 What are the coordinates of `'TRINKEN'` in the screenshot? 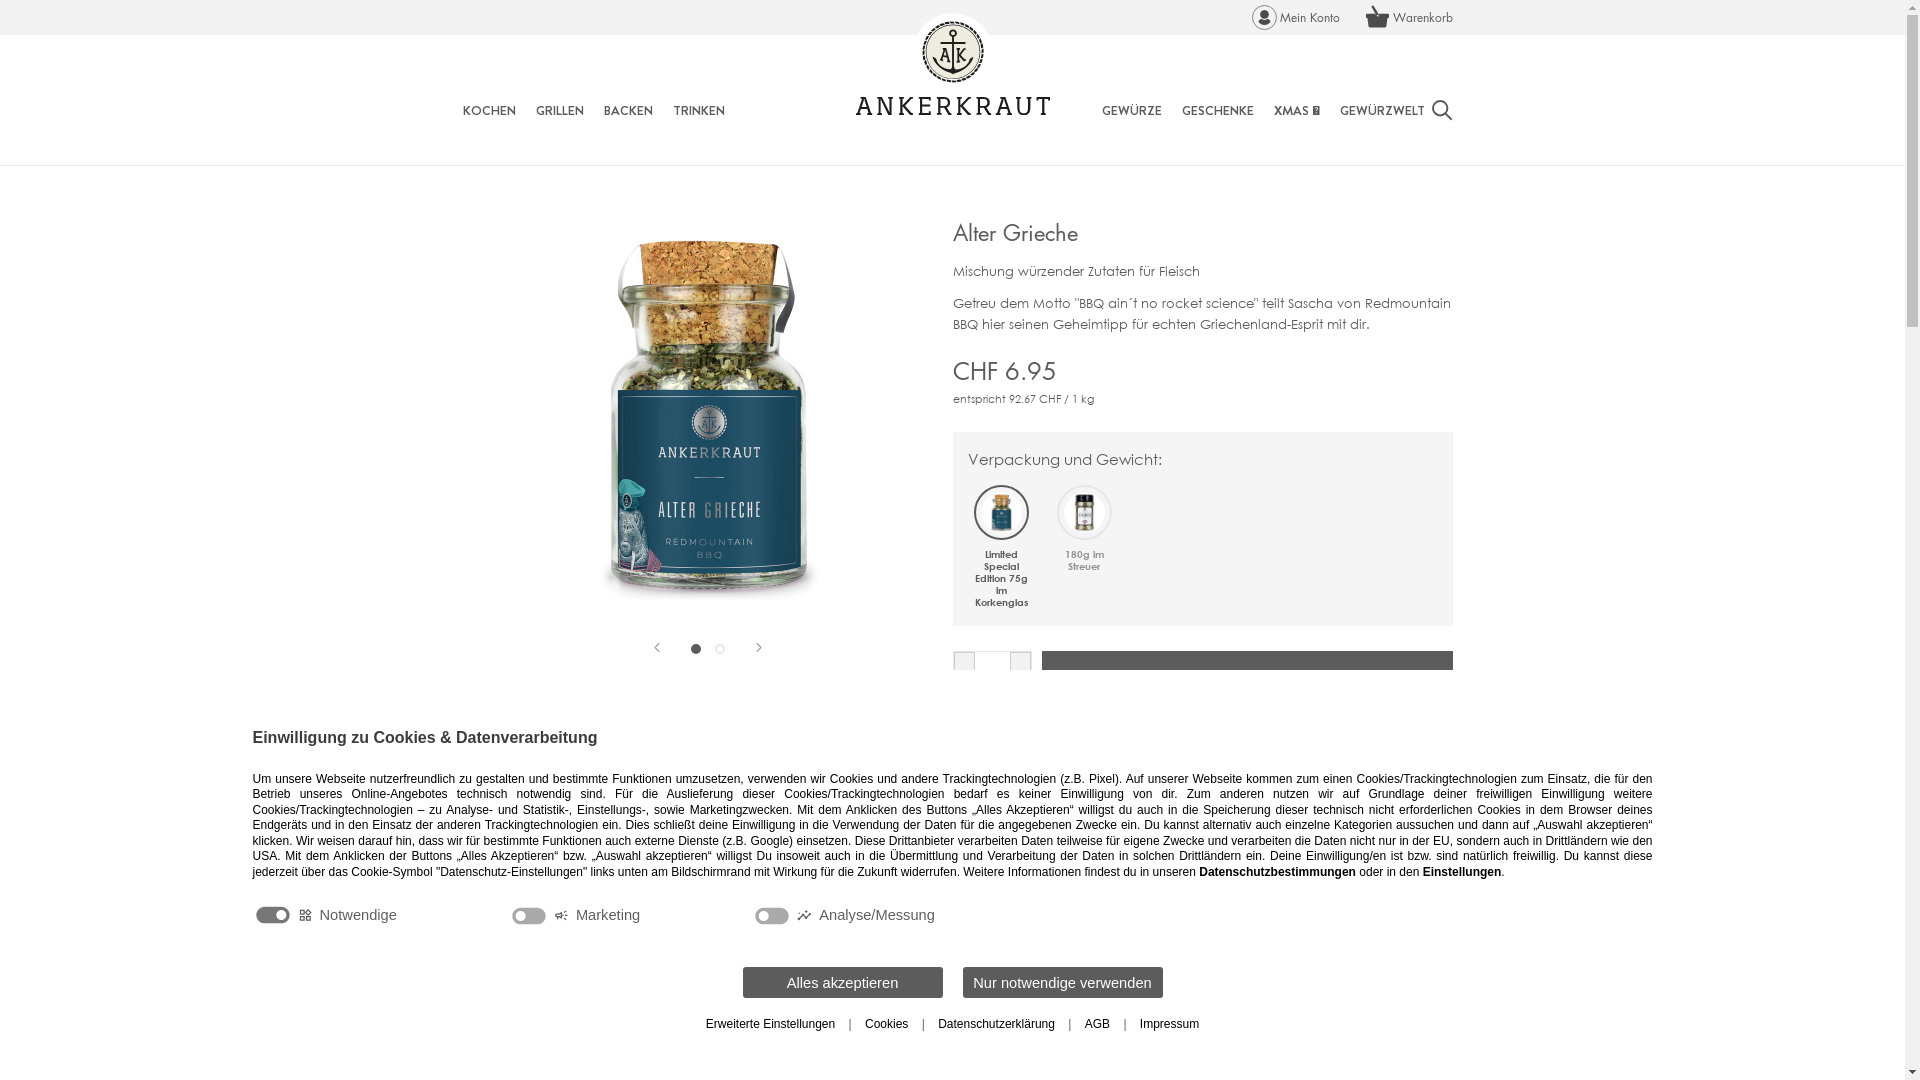 It's located at (672, 110).